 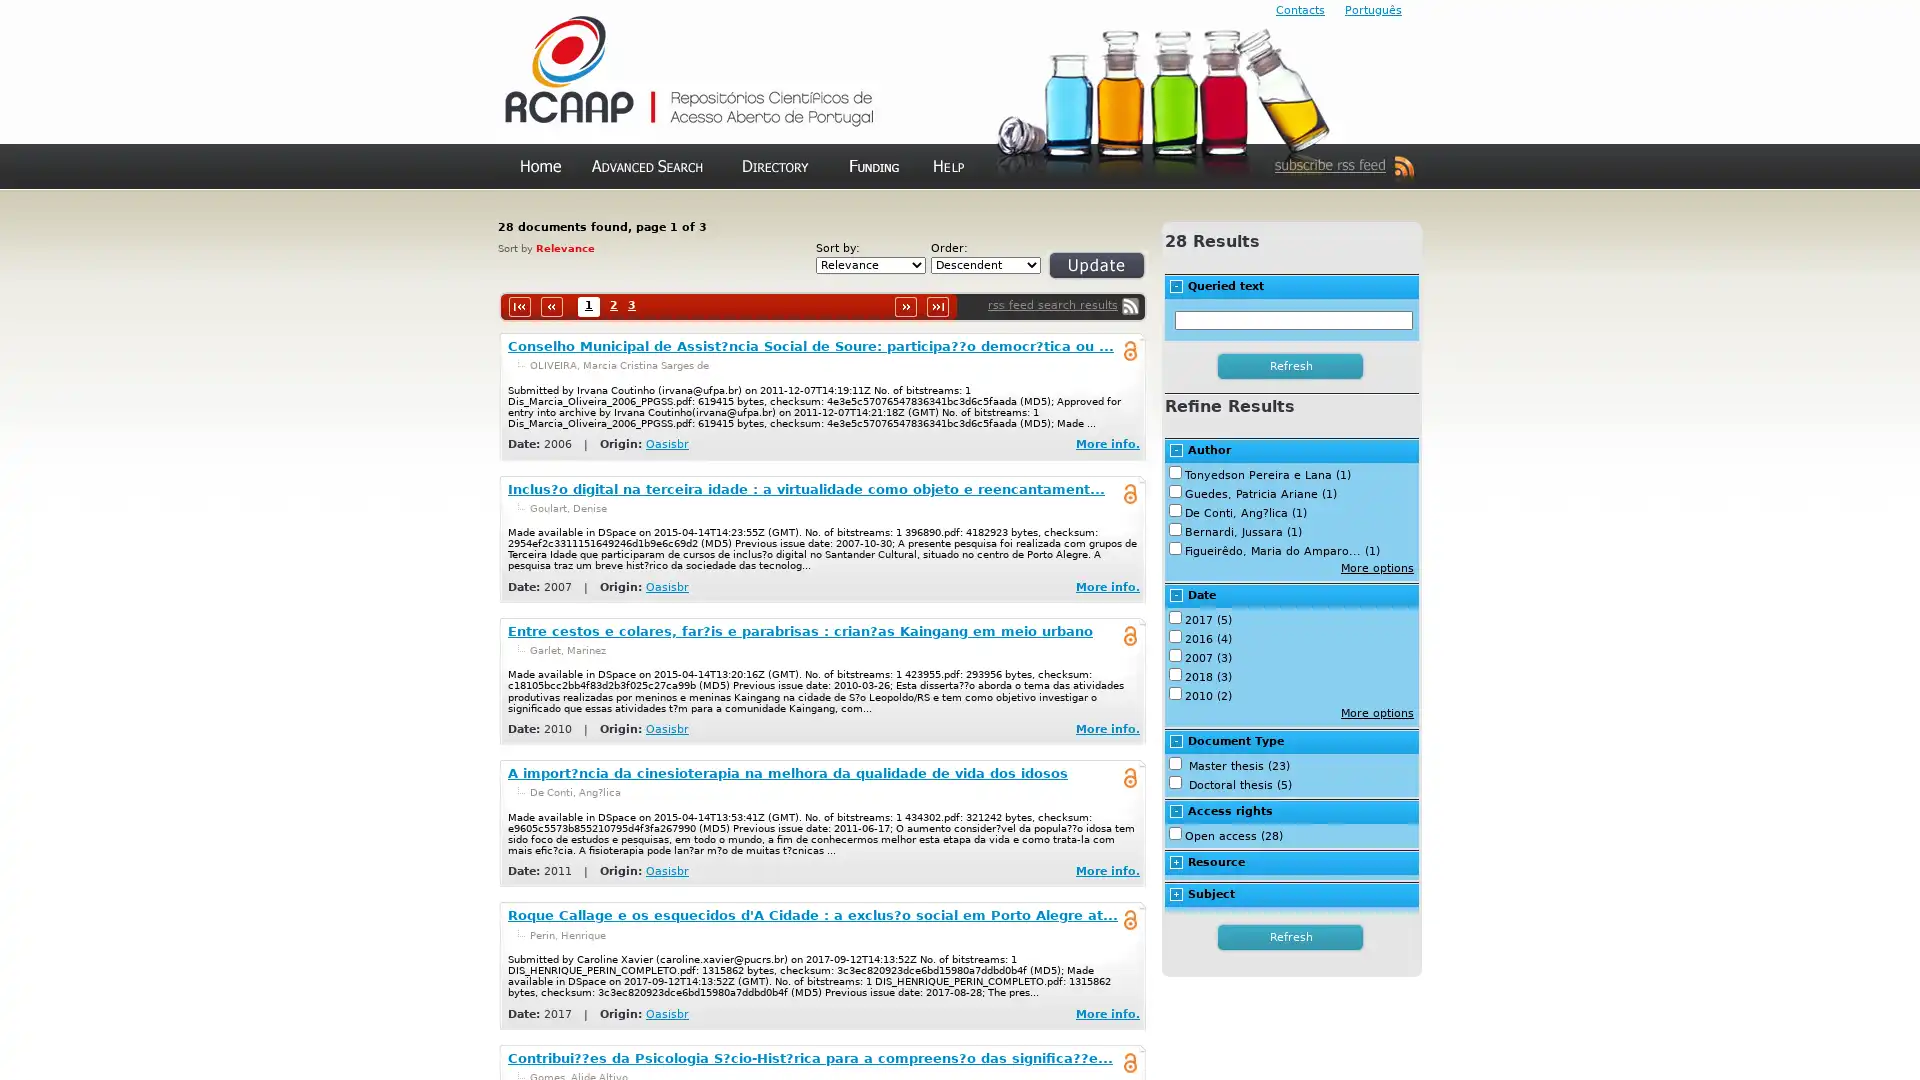 What do you see at coordinates (1291, 937) in the screenshot?
I see `Refresh` at bounding box center [1291, 937].